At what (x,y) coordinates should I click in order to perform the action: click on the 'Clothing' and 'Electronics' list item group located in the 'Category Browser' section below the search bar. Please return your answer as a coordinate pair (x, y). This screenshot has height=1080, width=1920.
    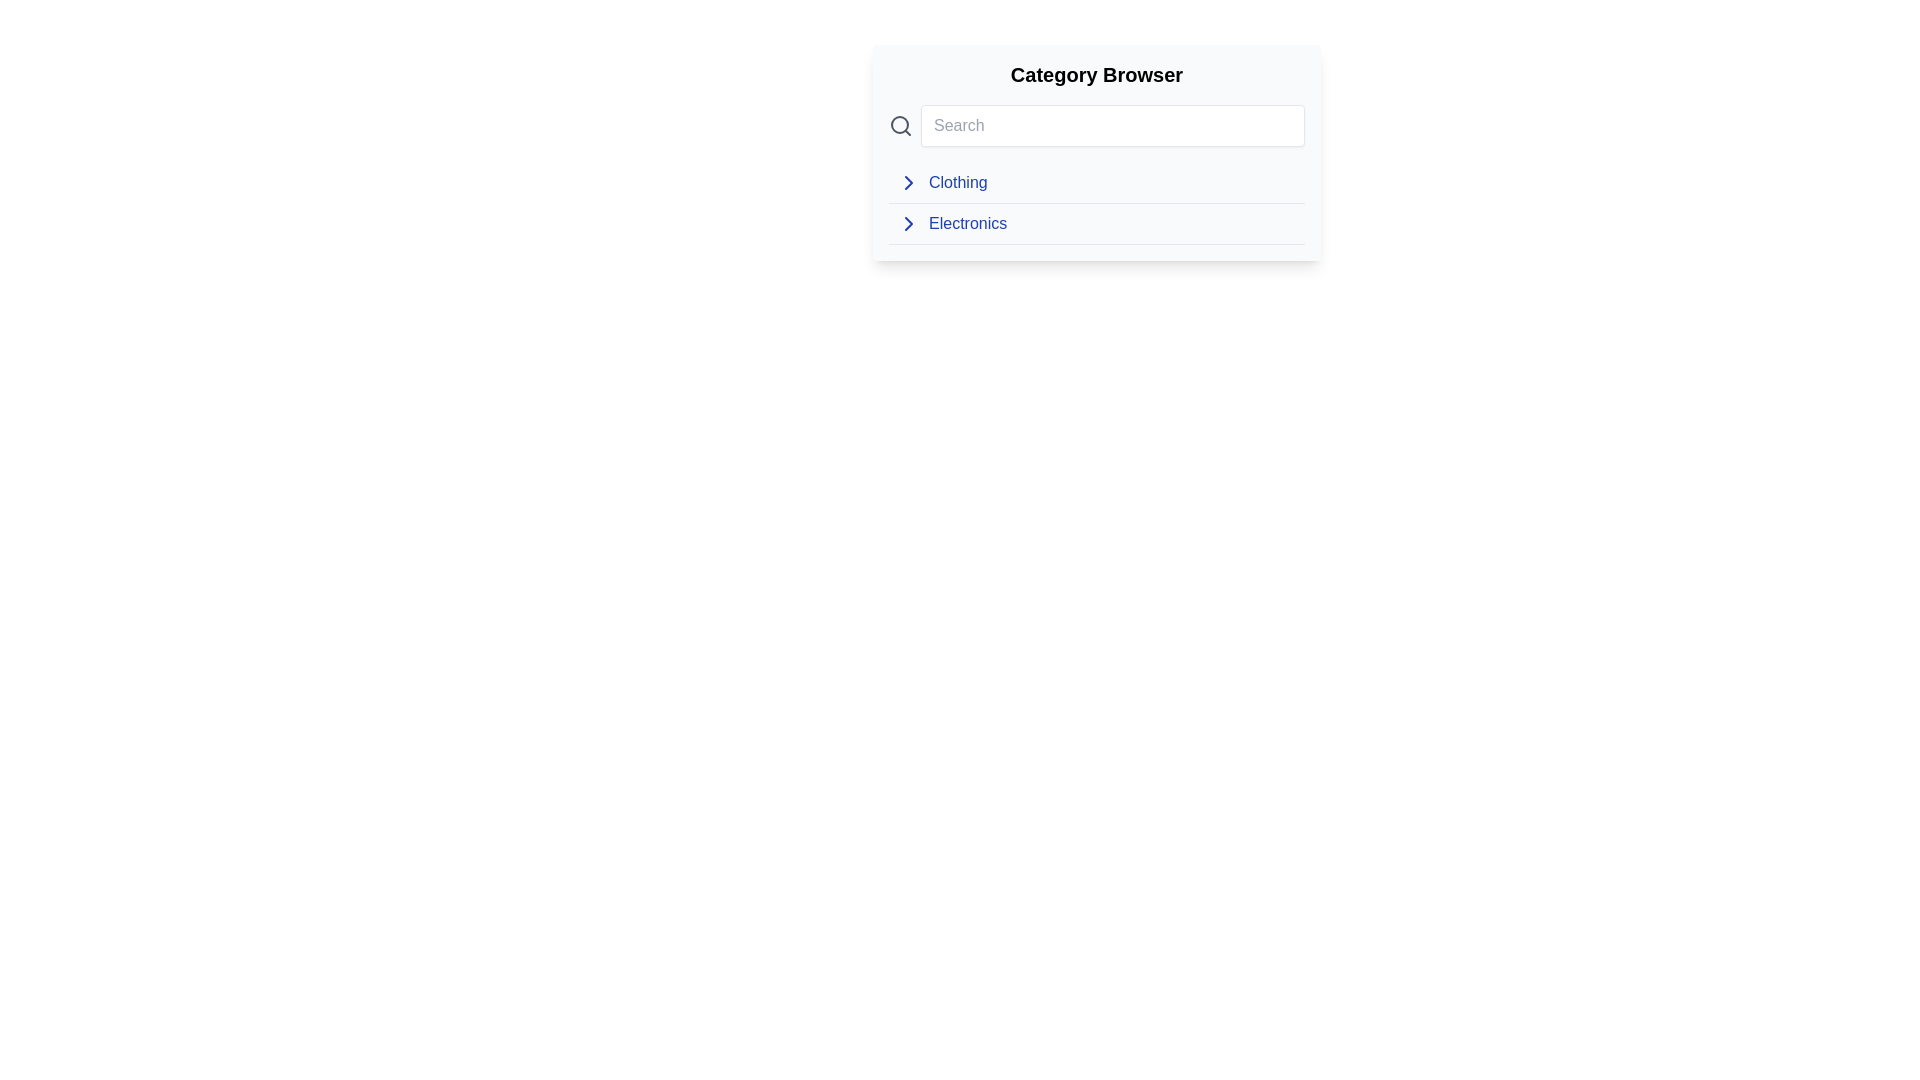
    Looking at the image, I should click on (1096, 204).